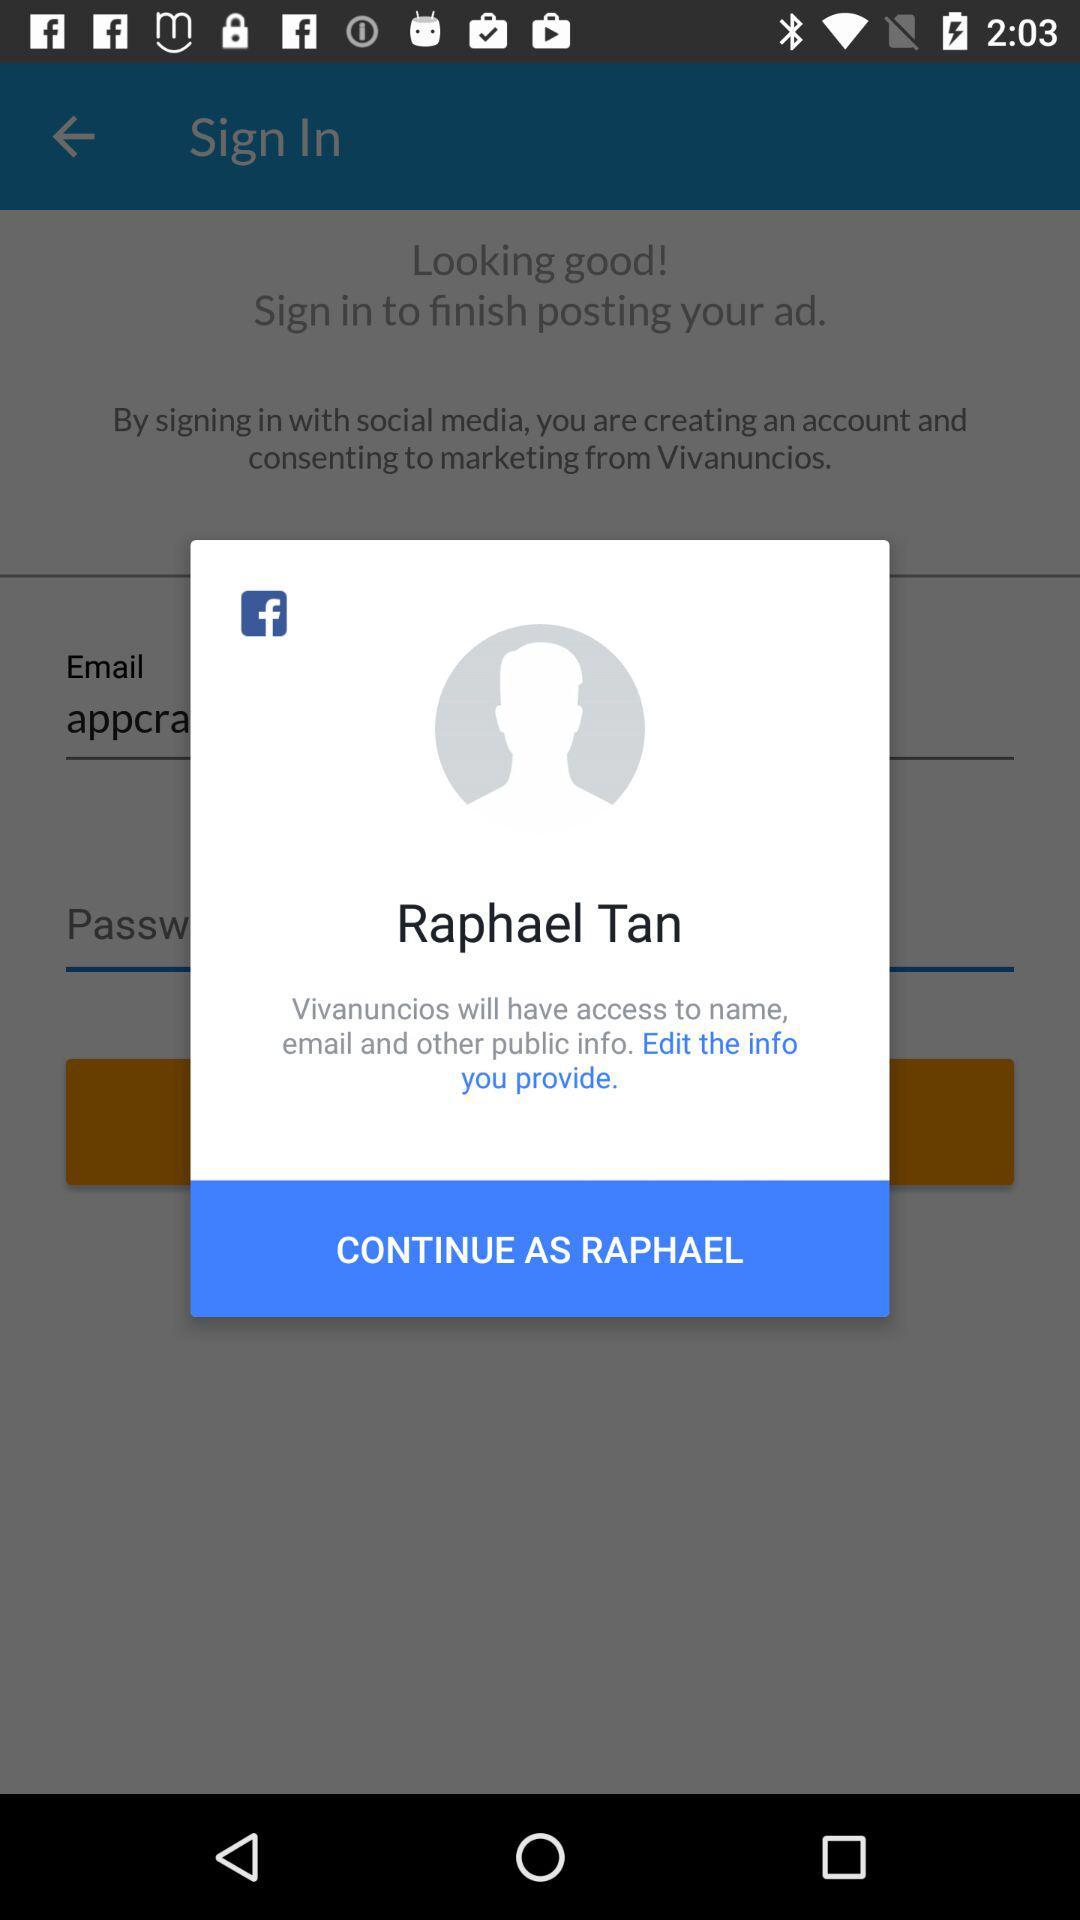  Describe the element at coordinates (540, 1041) in the screenshot. I see `item above the continue as raphael item` at that location.